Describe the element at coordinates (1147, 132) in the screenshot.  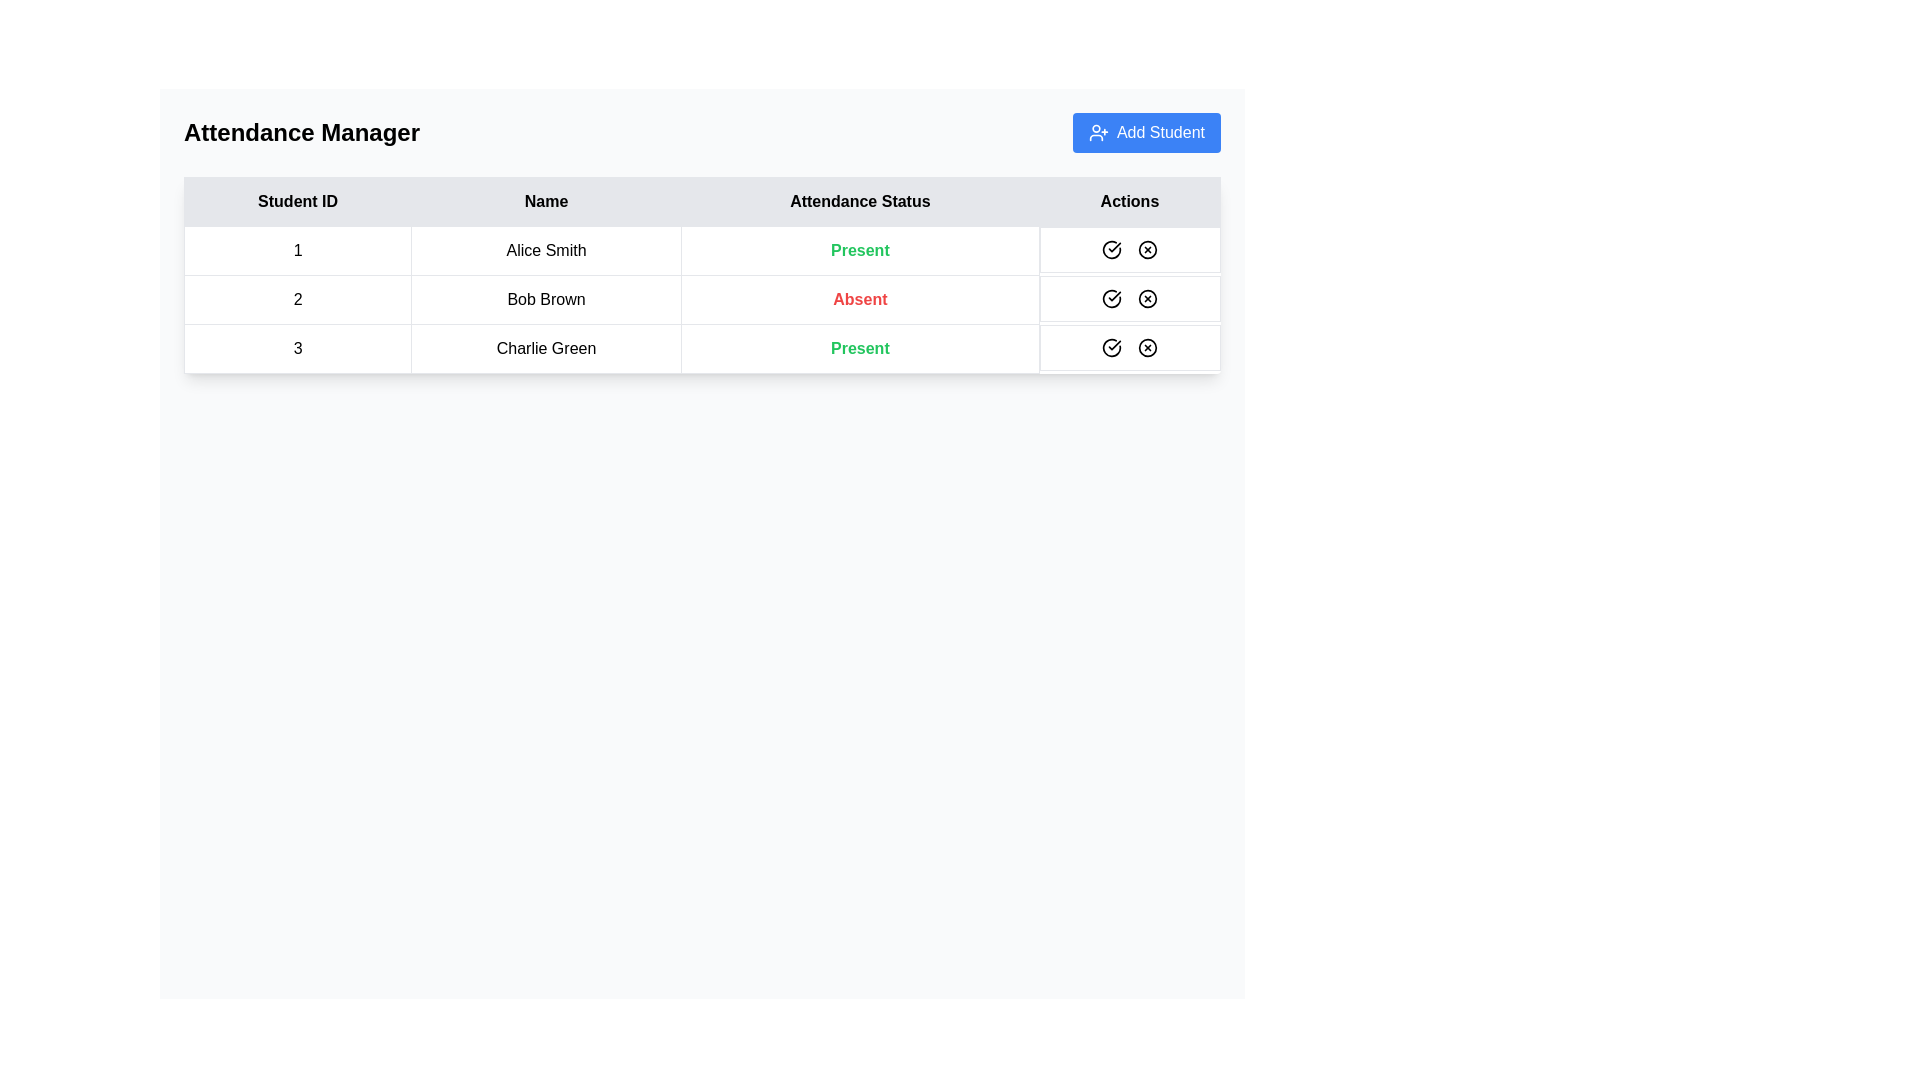
I see `the 'Add Student' button with a blue background and white text, located at the top-right corner of the interface` at that location.